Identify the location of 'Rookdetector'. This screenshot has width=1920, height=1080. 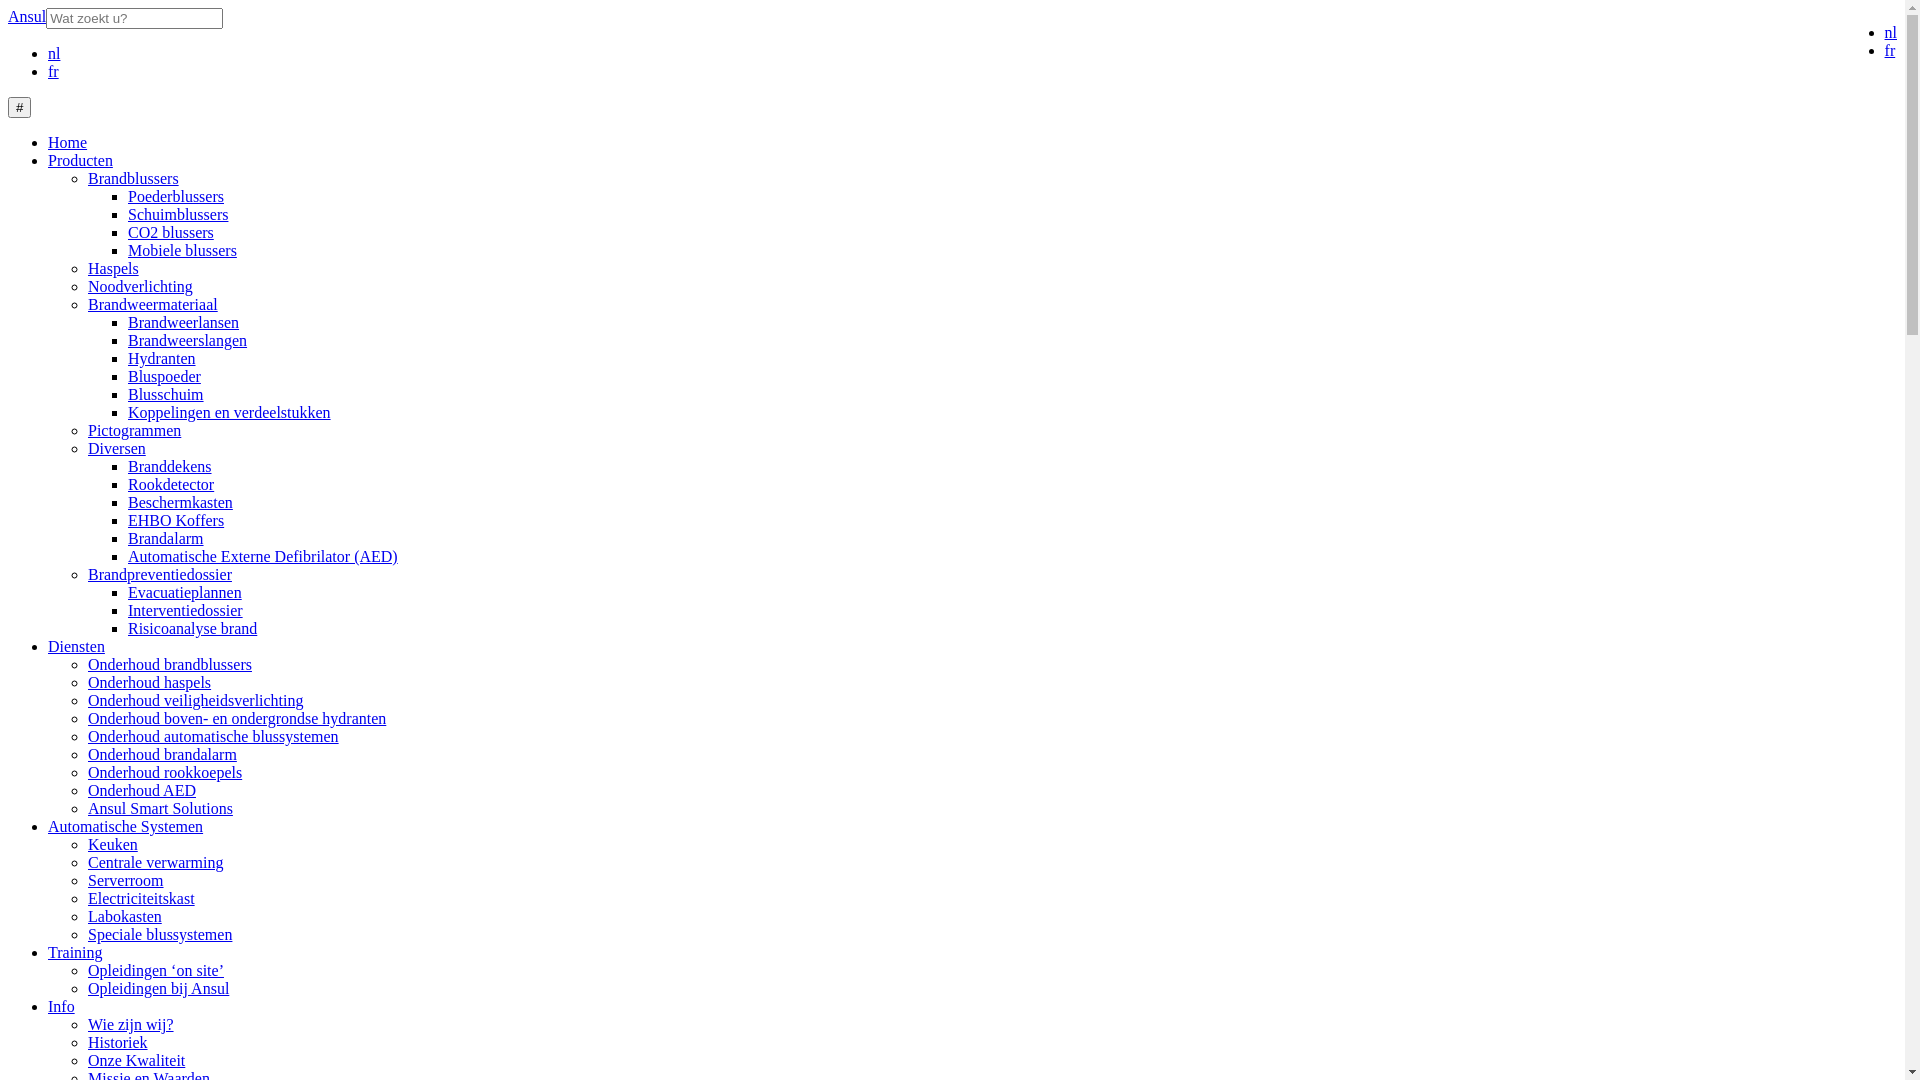
(171, 484).